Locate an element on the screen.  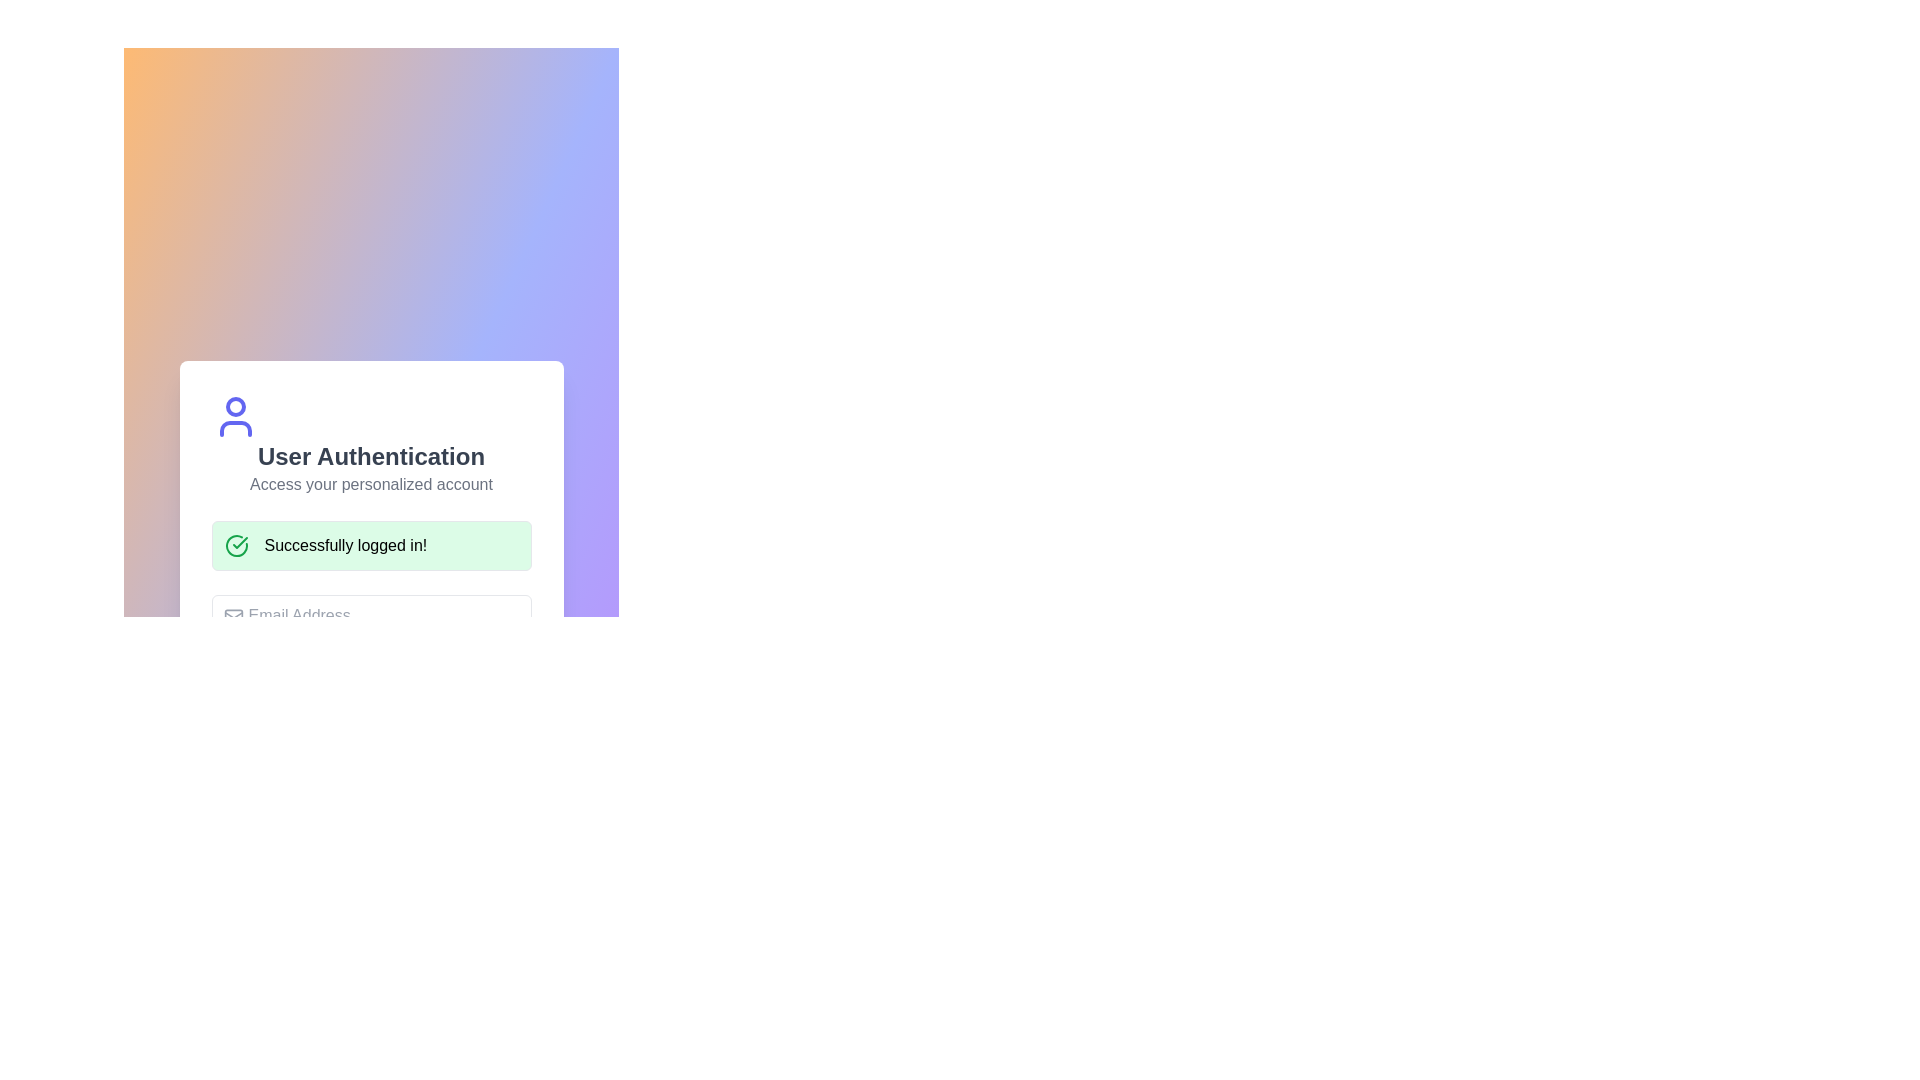
the rectangular graphical icon resembling an envelope, which is located to the left of the 'Email Address' input field is located at coordinates (233, 616).